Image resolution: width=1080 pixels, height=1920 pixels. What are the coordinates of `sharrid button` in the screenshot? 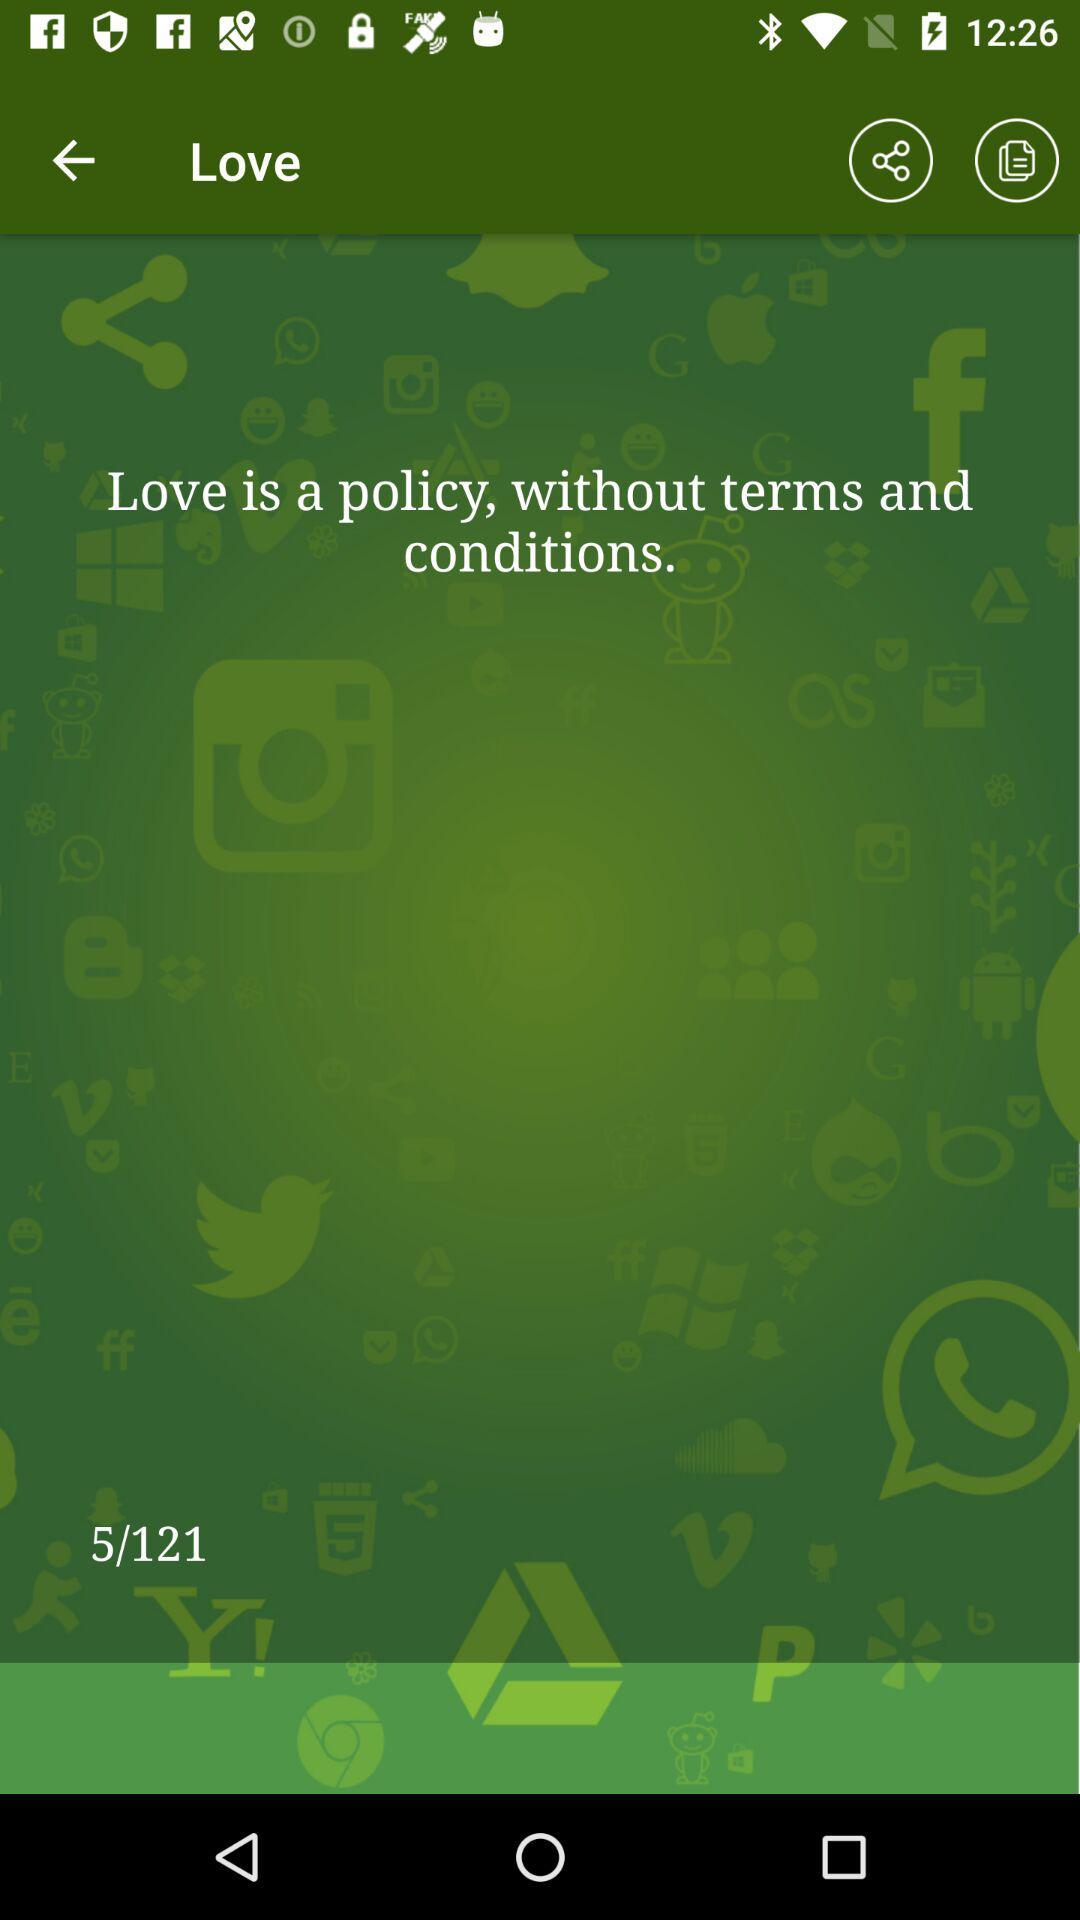 It's located at (890, 160).